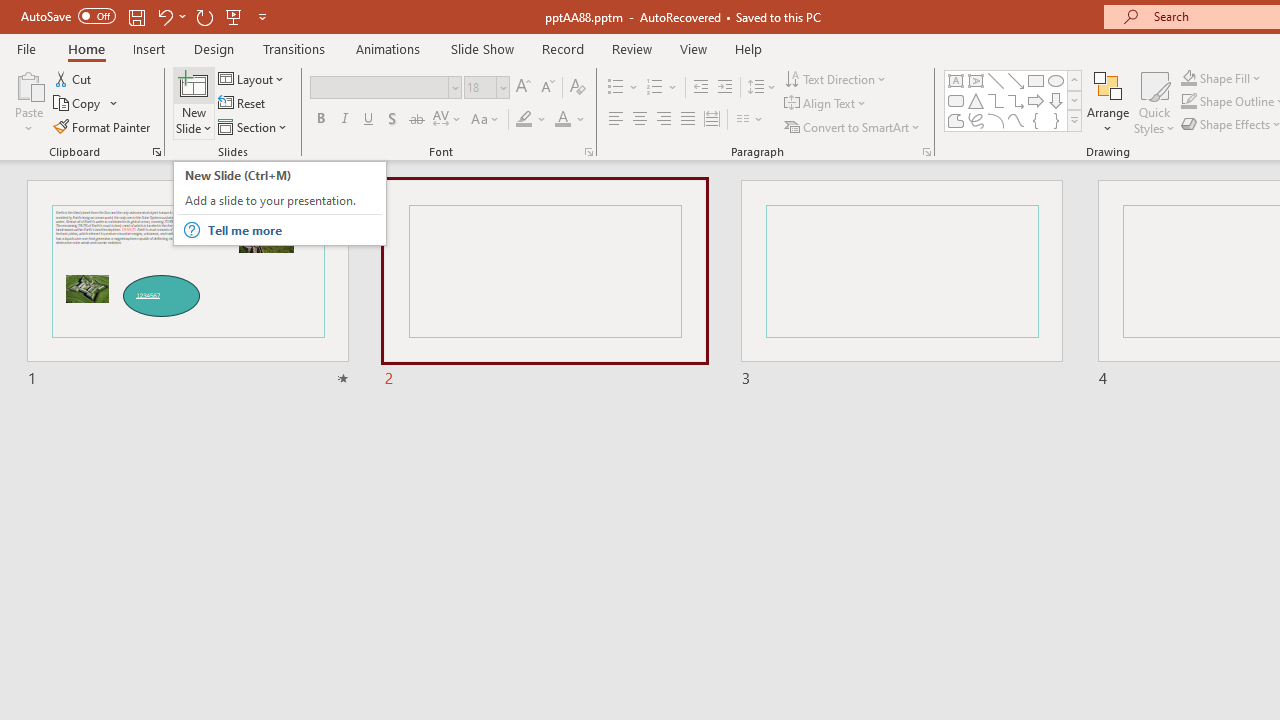 The height and width of the screenshot is (720, 1280). What do you see at coordinates (761, 86) in the screenshot?
I see `'Line Spacing'` at bounding box center [761, 86].